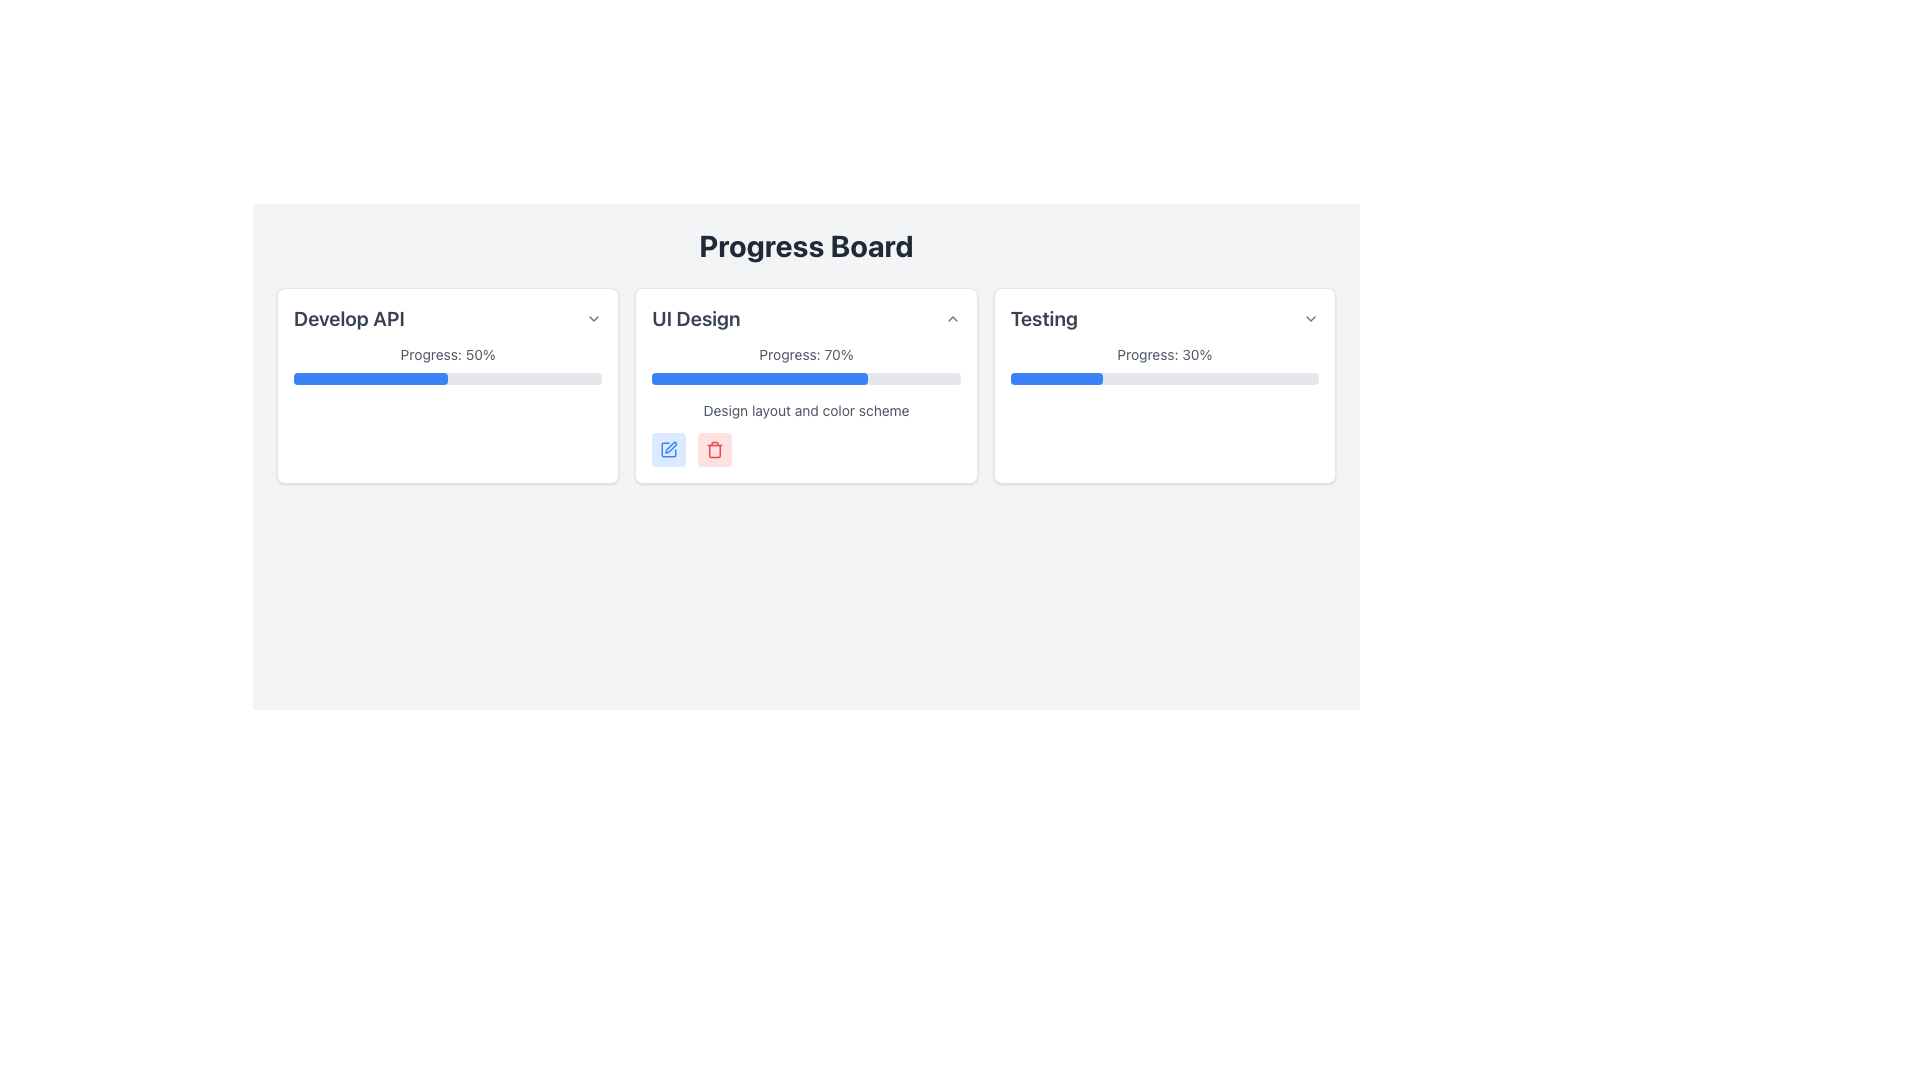 This screenshot has width=1920, height=1080. What do you see at coordinates (669, 450) in the screenshot?
I see `the edit icon located on the left side of the control icons at the bottom section of the 'UI Design' card` at bounding box center [669, 450].